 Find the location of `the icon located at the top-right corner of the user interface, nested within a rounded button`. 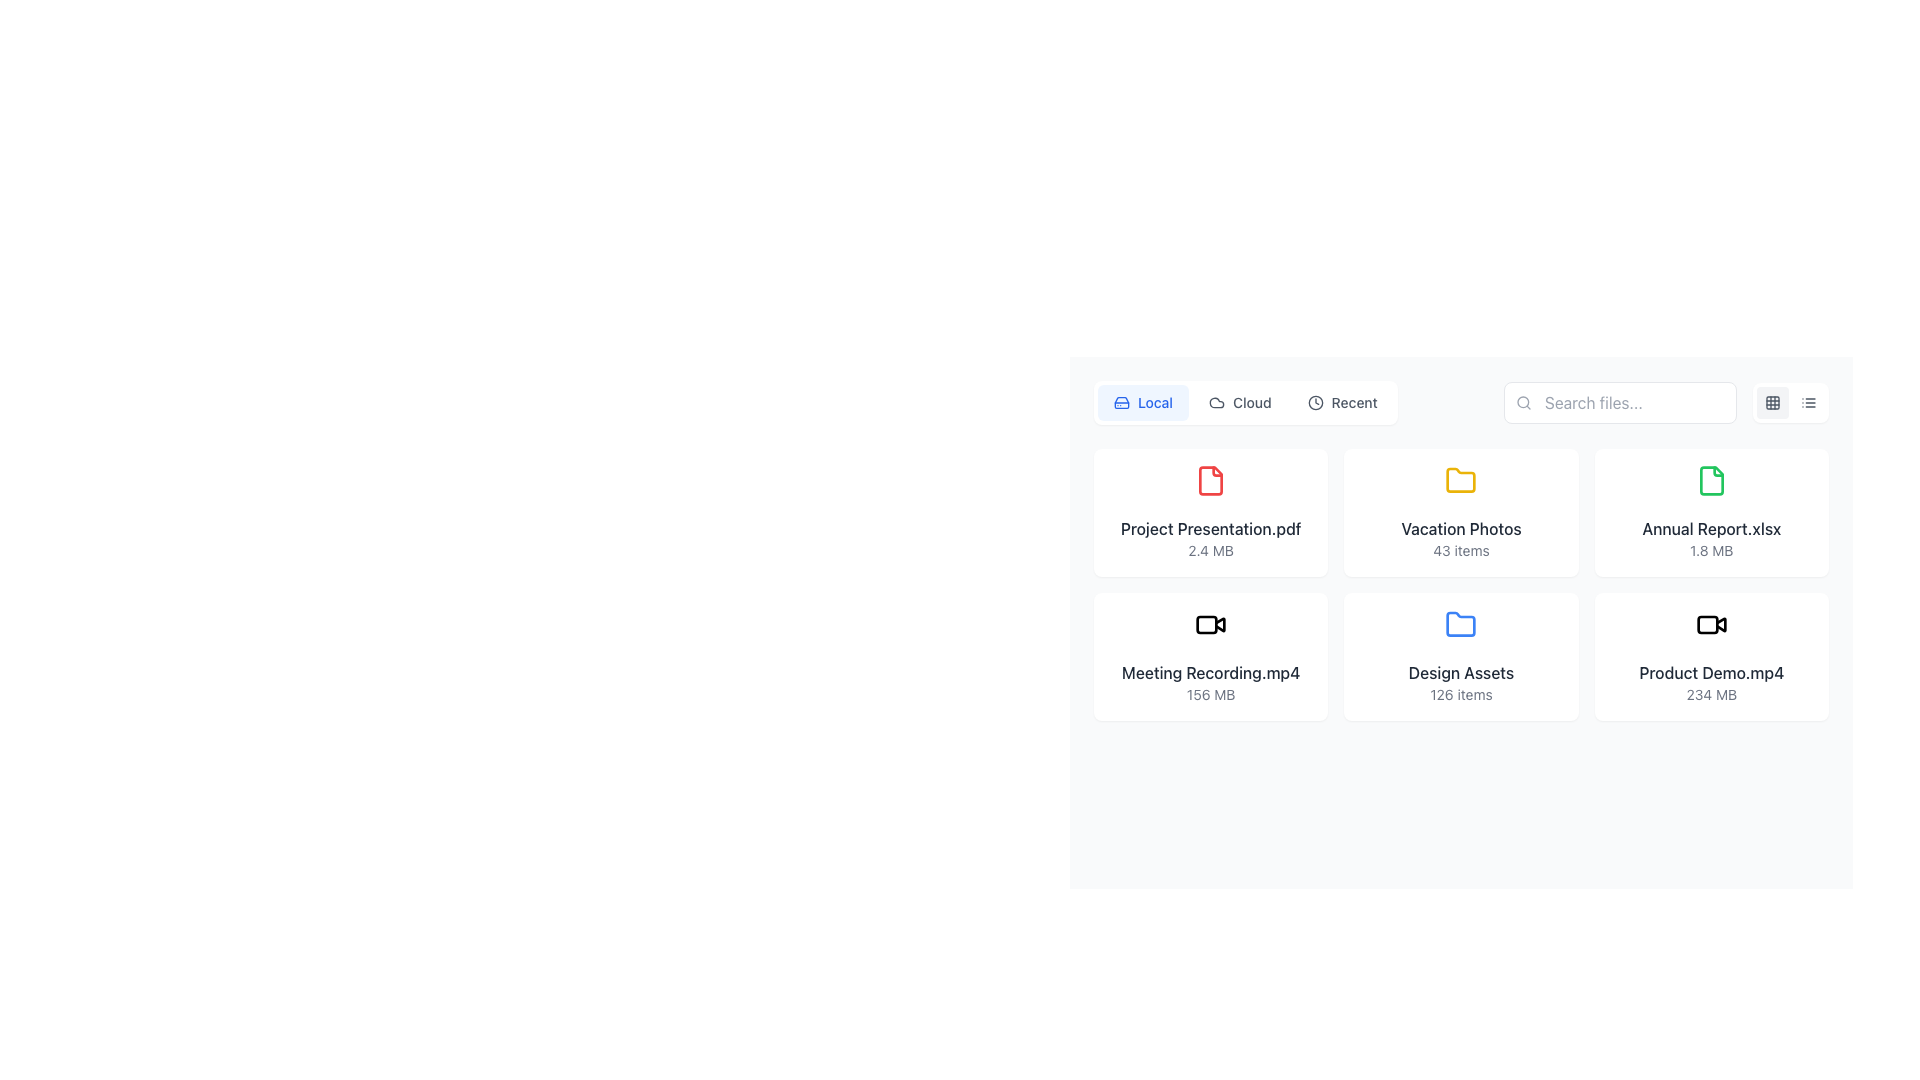

the icon located at the top-right corner of the user interface, nested within a rounded button is located at coordinates (1809, 402).